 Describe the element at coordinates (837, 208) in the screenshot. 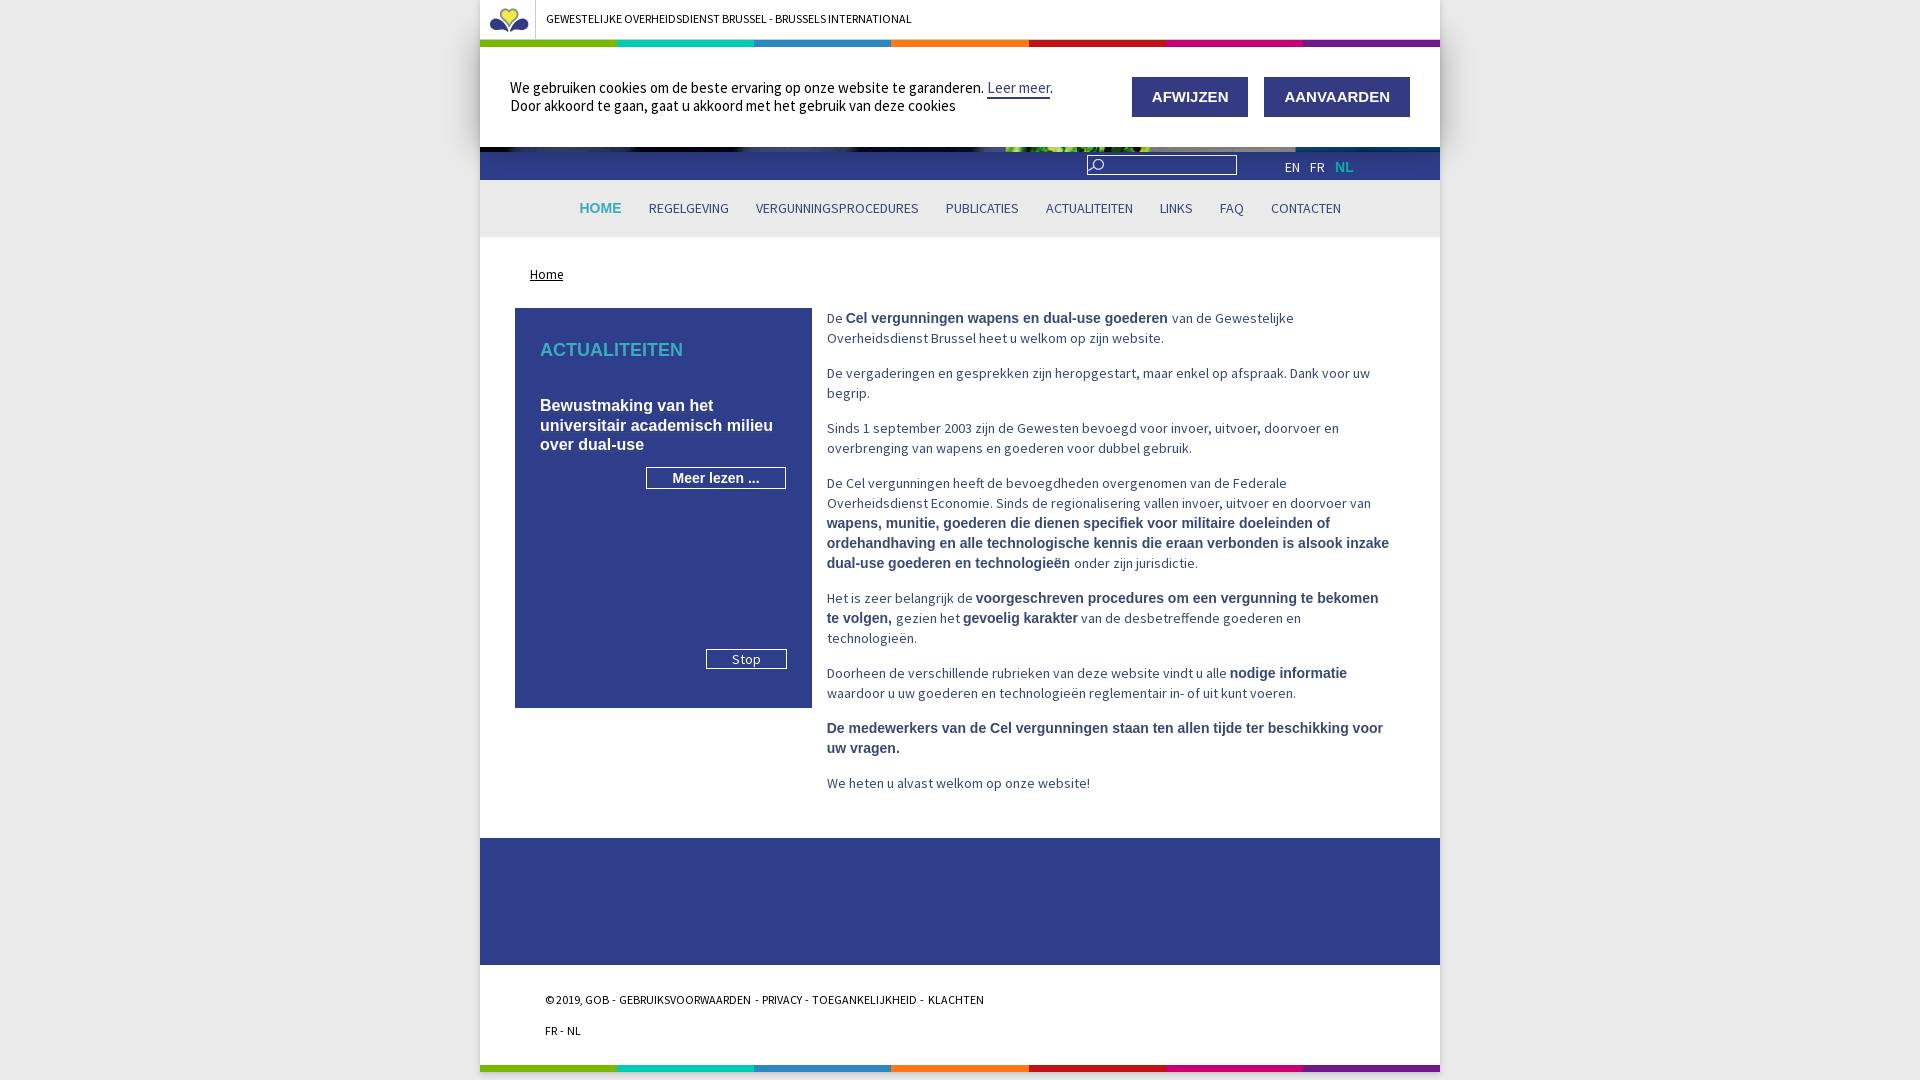

I see `'VERGUNNINGSPROCEDURES'` at that location.